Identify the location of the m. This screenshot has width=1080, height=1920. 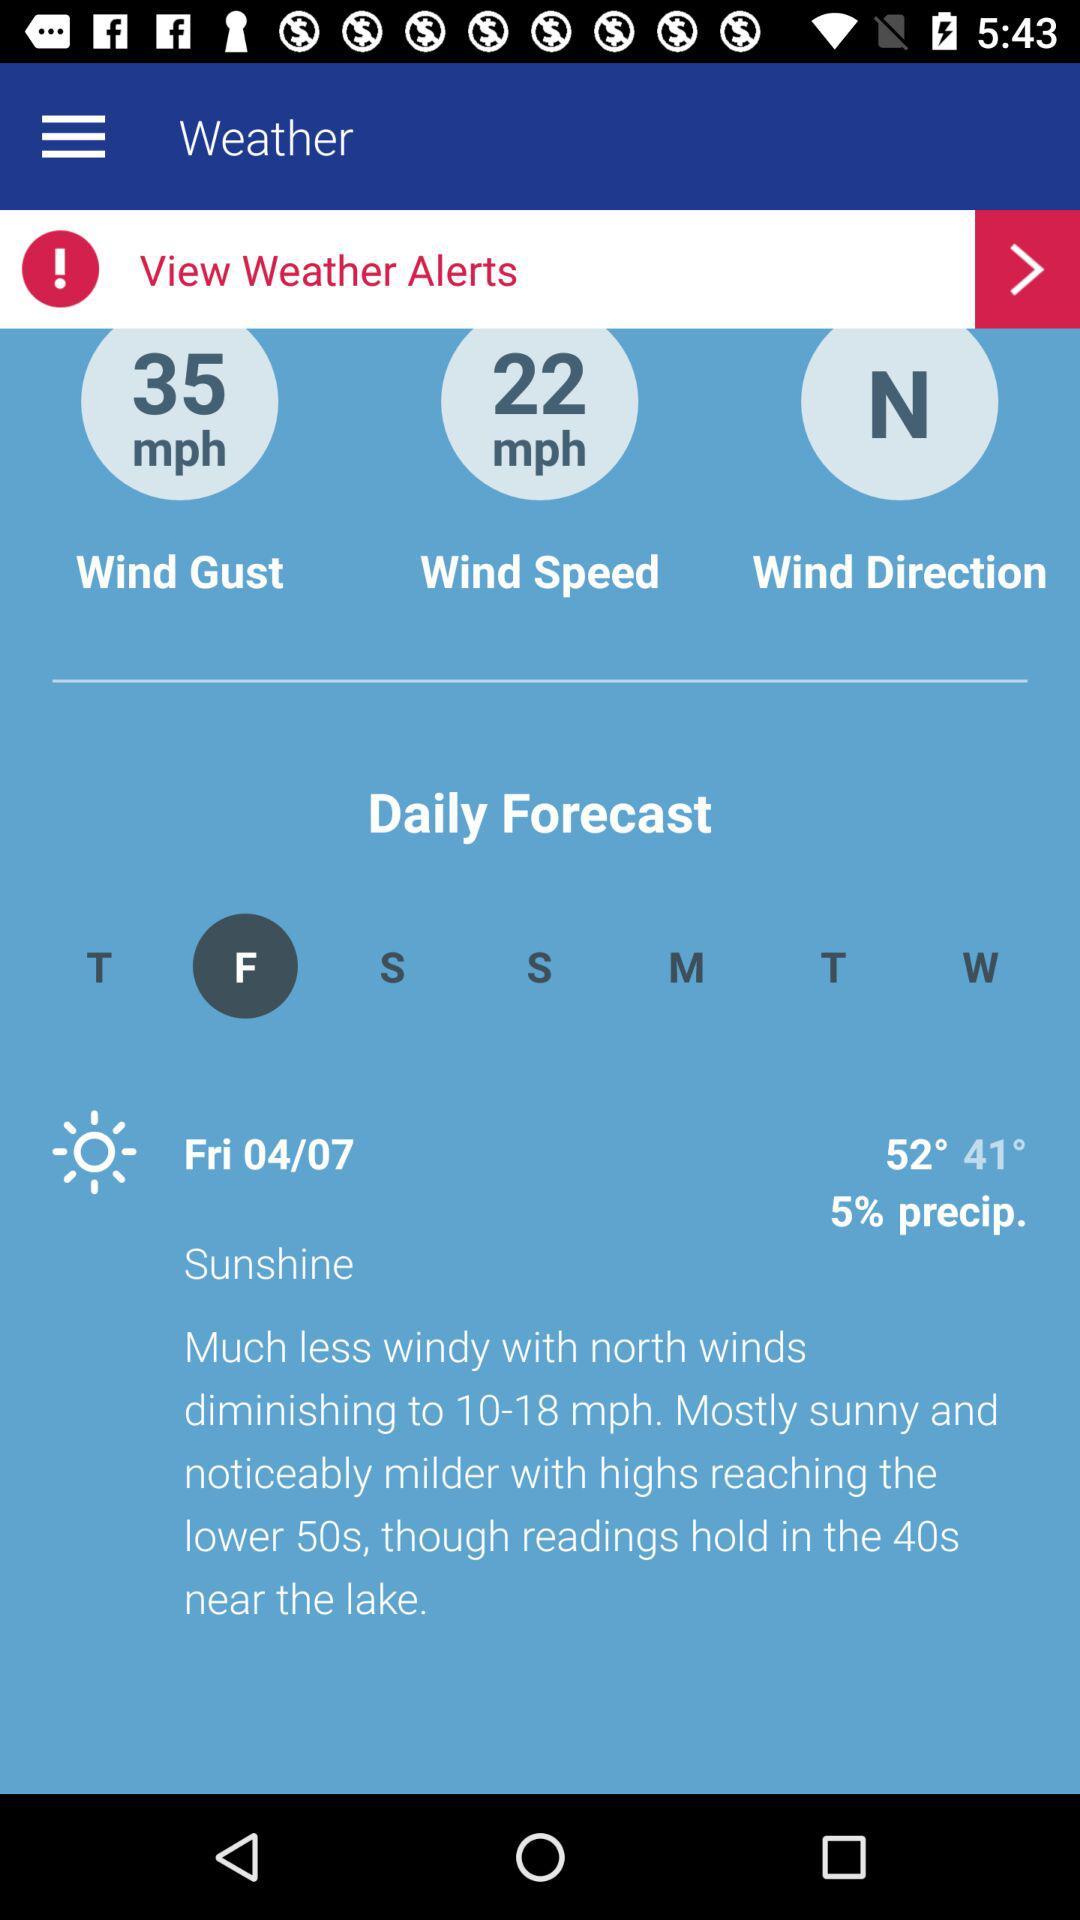
(685, 965).